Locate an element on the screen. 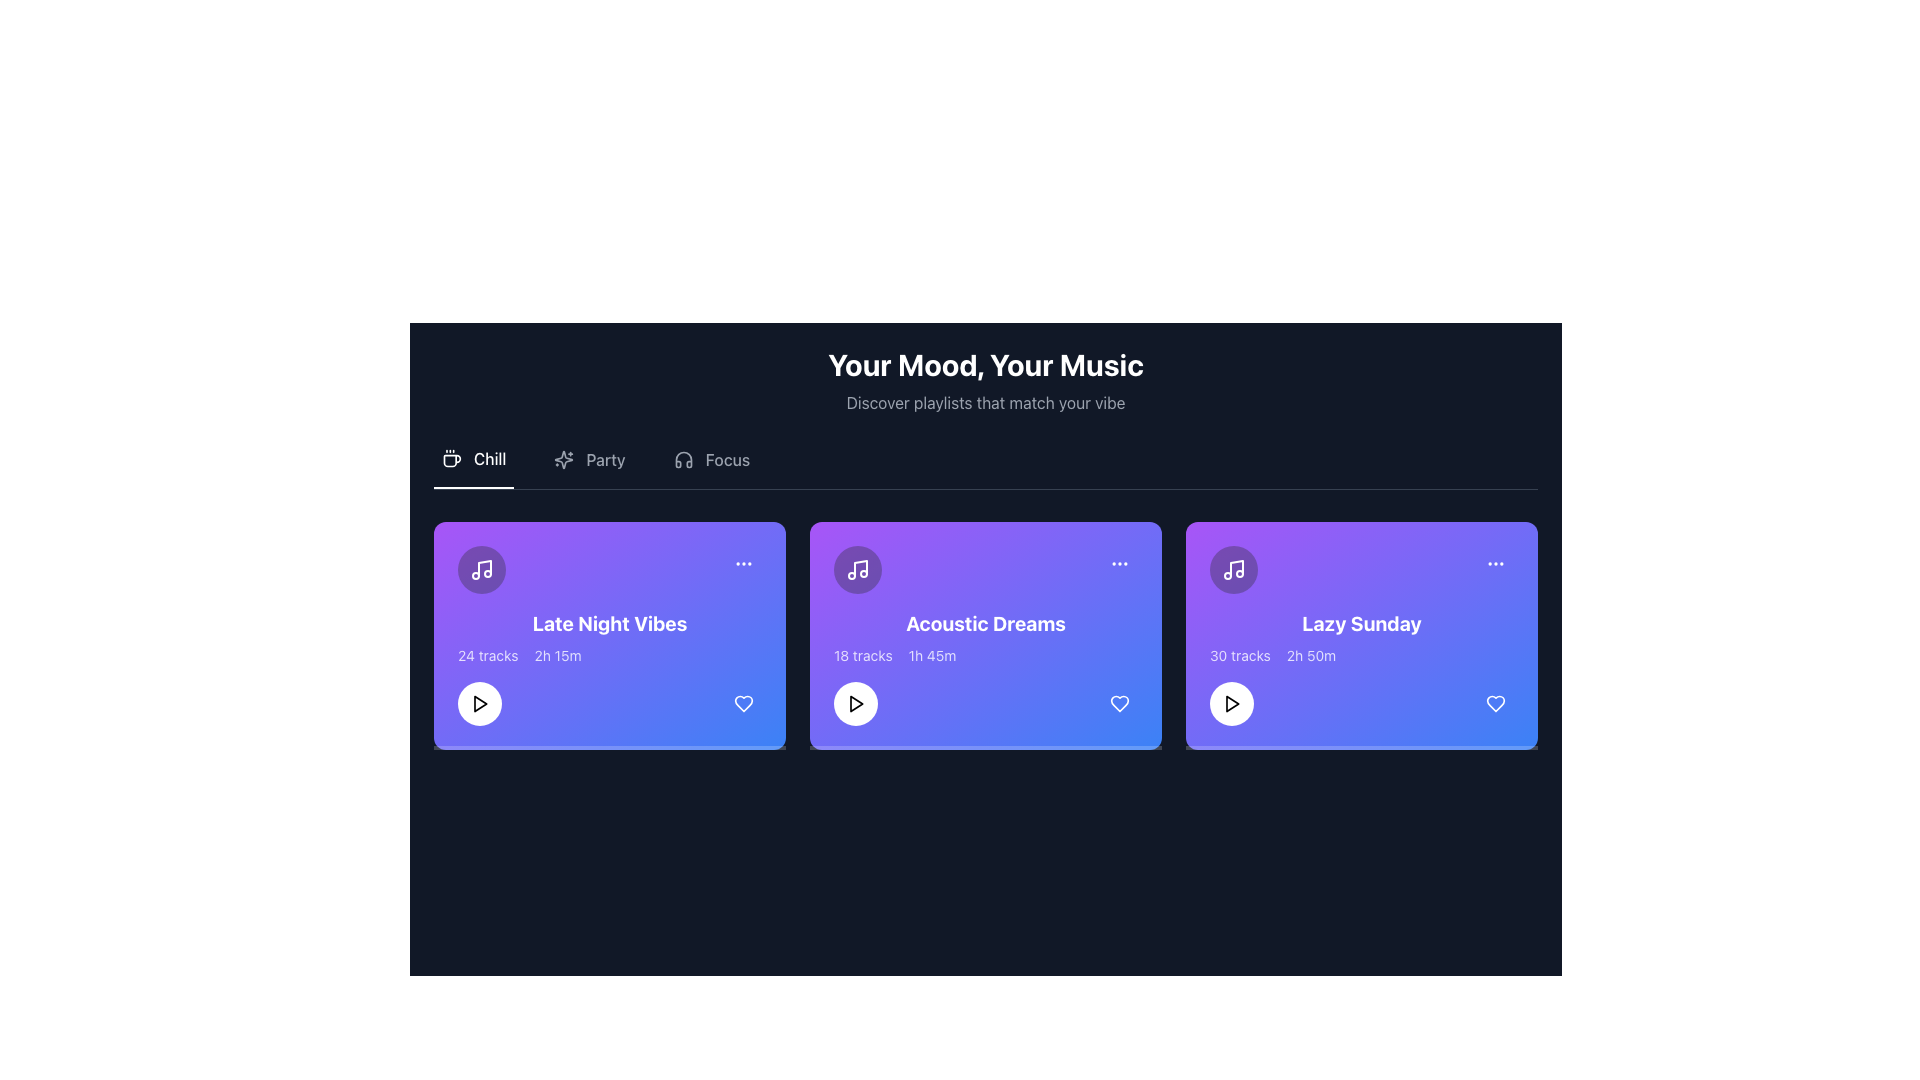 The height and width of the screenshot is (1080, 1920). the contextual menu trigger button located in the upper-right corner of the 'Lazy Sunday' playlist card is located at coordinates (1496, 563).